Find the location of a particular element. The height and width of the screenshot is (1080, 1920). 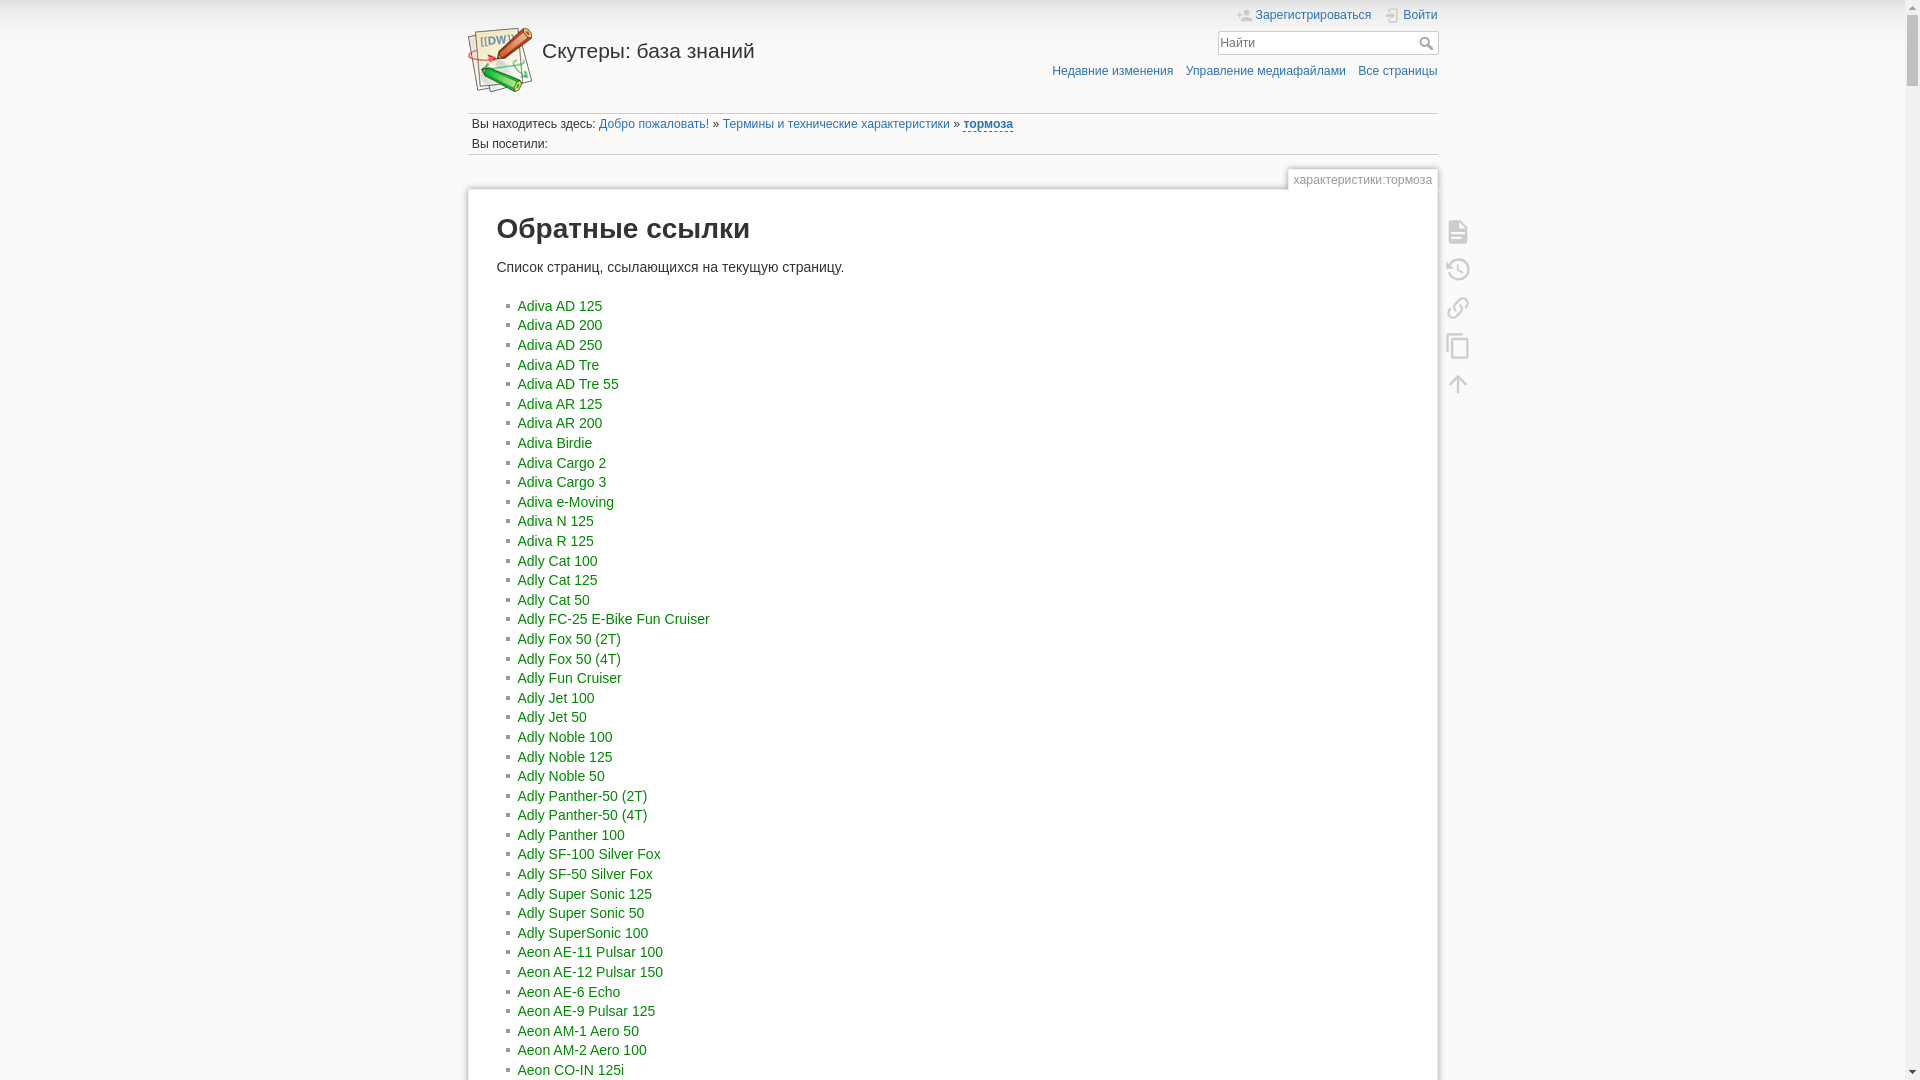

'Adly FC-25 E-Bike Fun Cruiser' is located at coordinates (613, 617).